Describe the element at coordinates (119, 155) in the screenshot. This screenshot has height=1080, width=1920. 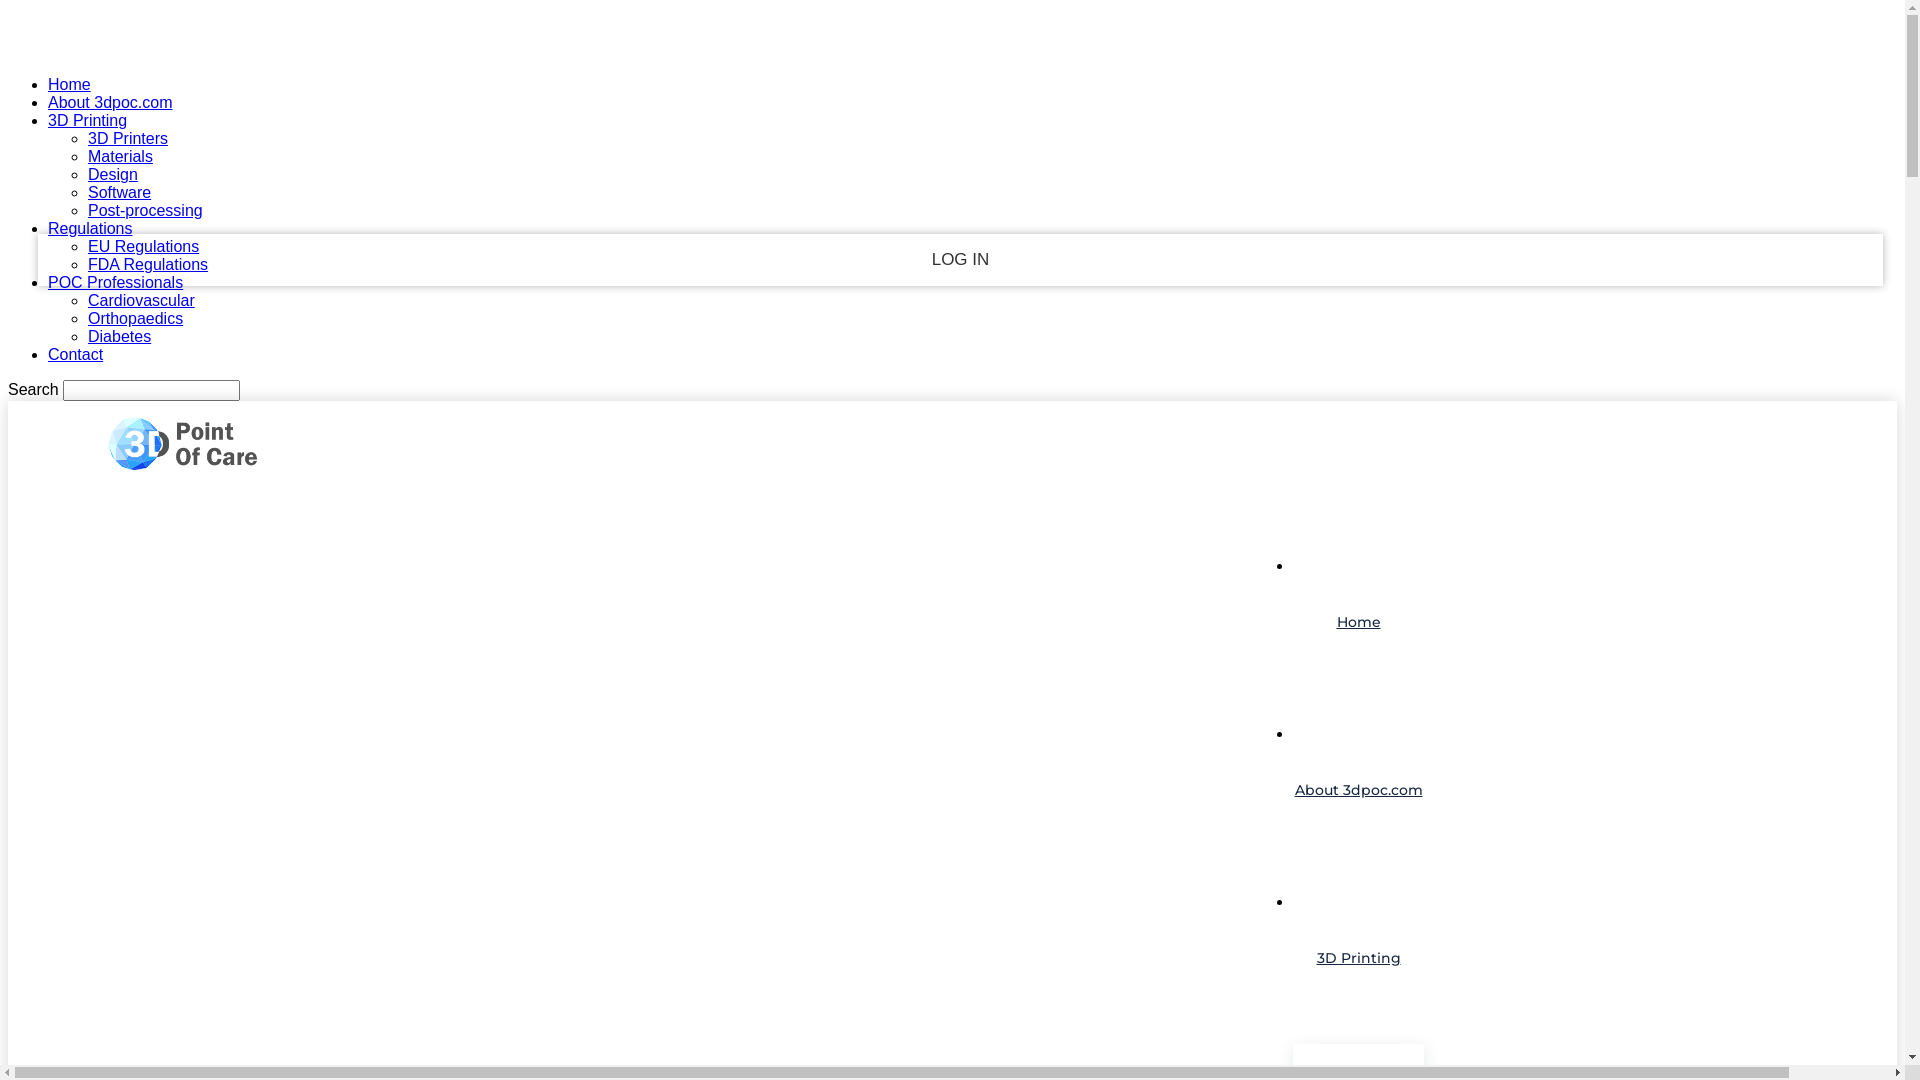
I see `'Materials'` at that location.